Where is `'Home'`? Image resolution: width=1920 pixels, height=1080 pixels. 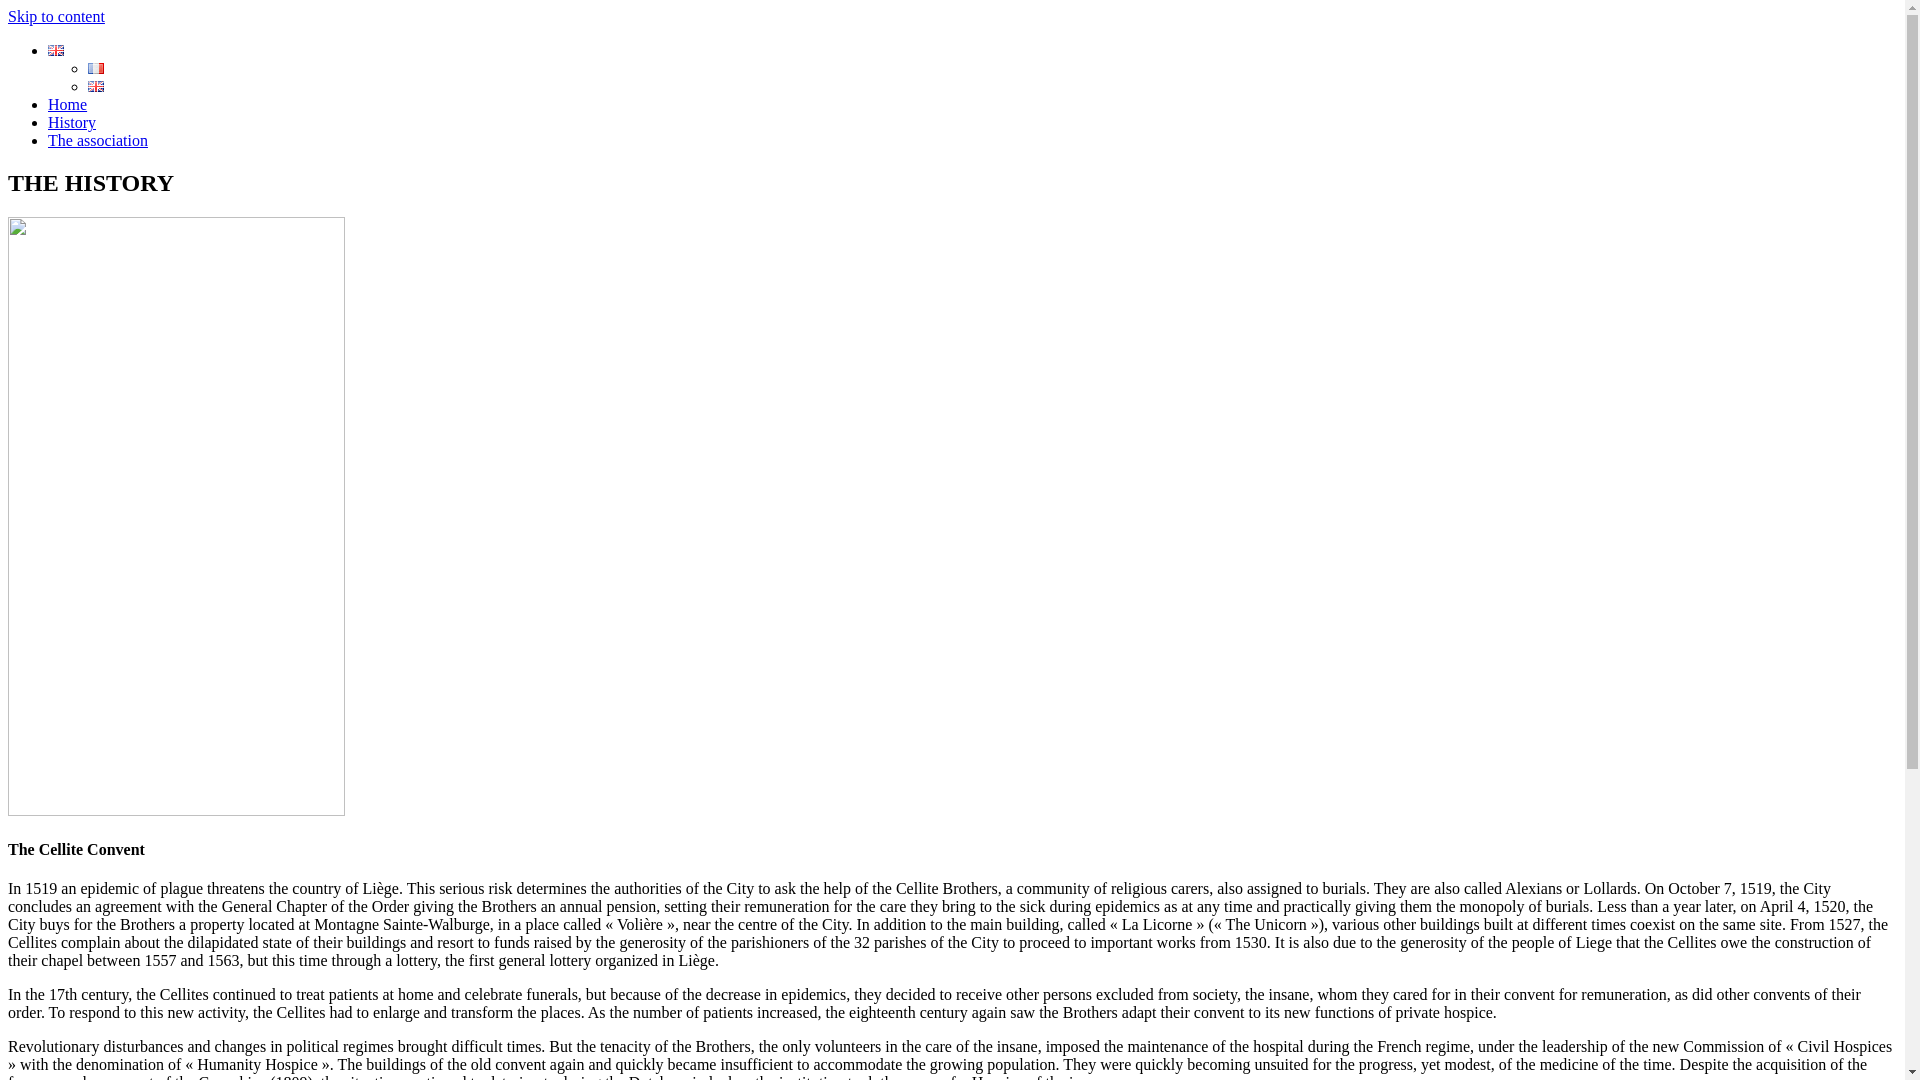 'Home' is located at coordinates (67, 104).